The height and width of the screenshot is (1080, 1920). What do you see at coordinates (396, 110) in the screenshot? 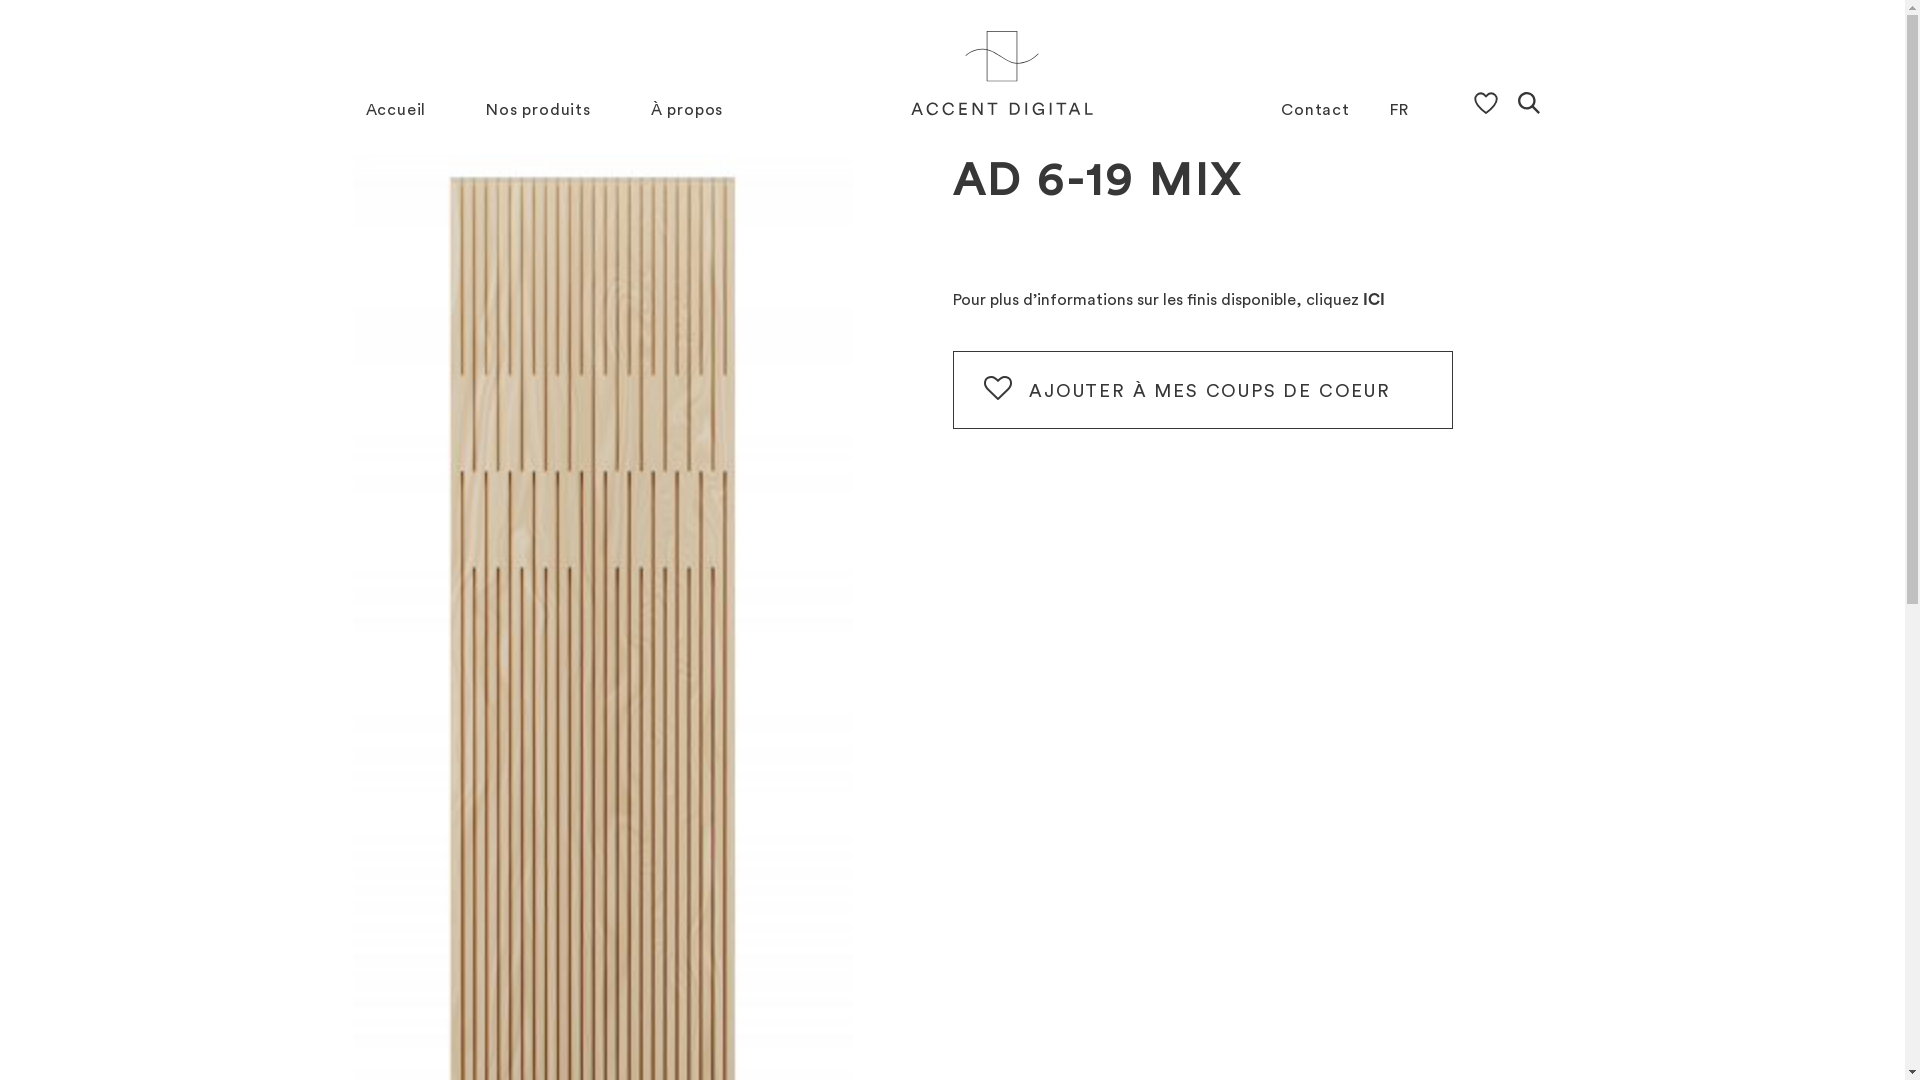
I see `'Accueil'` at bounding box center [396, 110].